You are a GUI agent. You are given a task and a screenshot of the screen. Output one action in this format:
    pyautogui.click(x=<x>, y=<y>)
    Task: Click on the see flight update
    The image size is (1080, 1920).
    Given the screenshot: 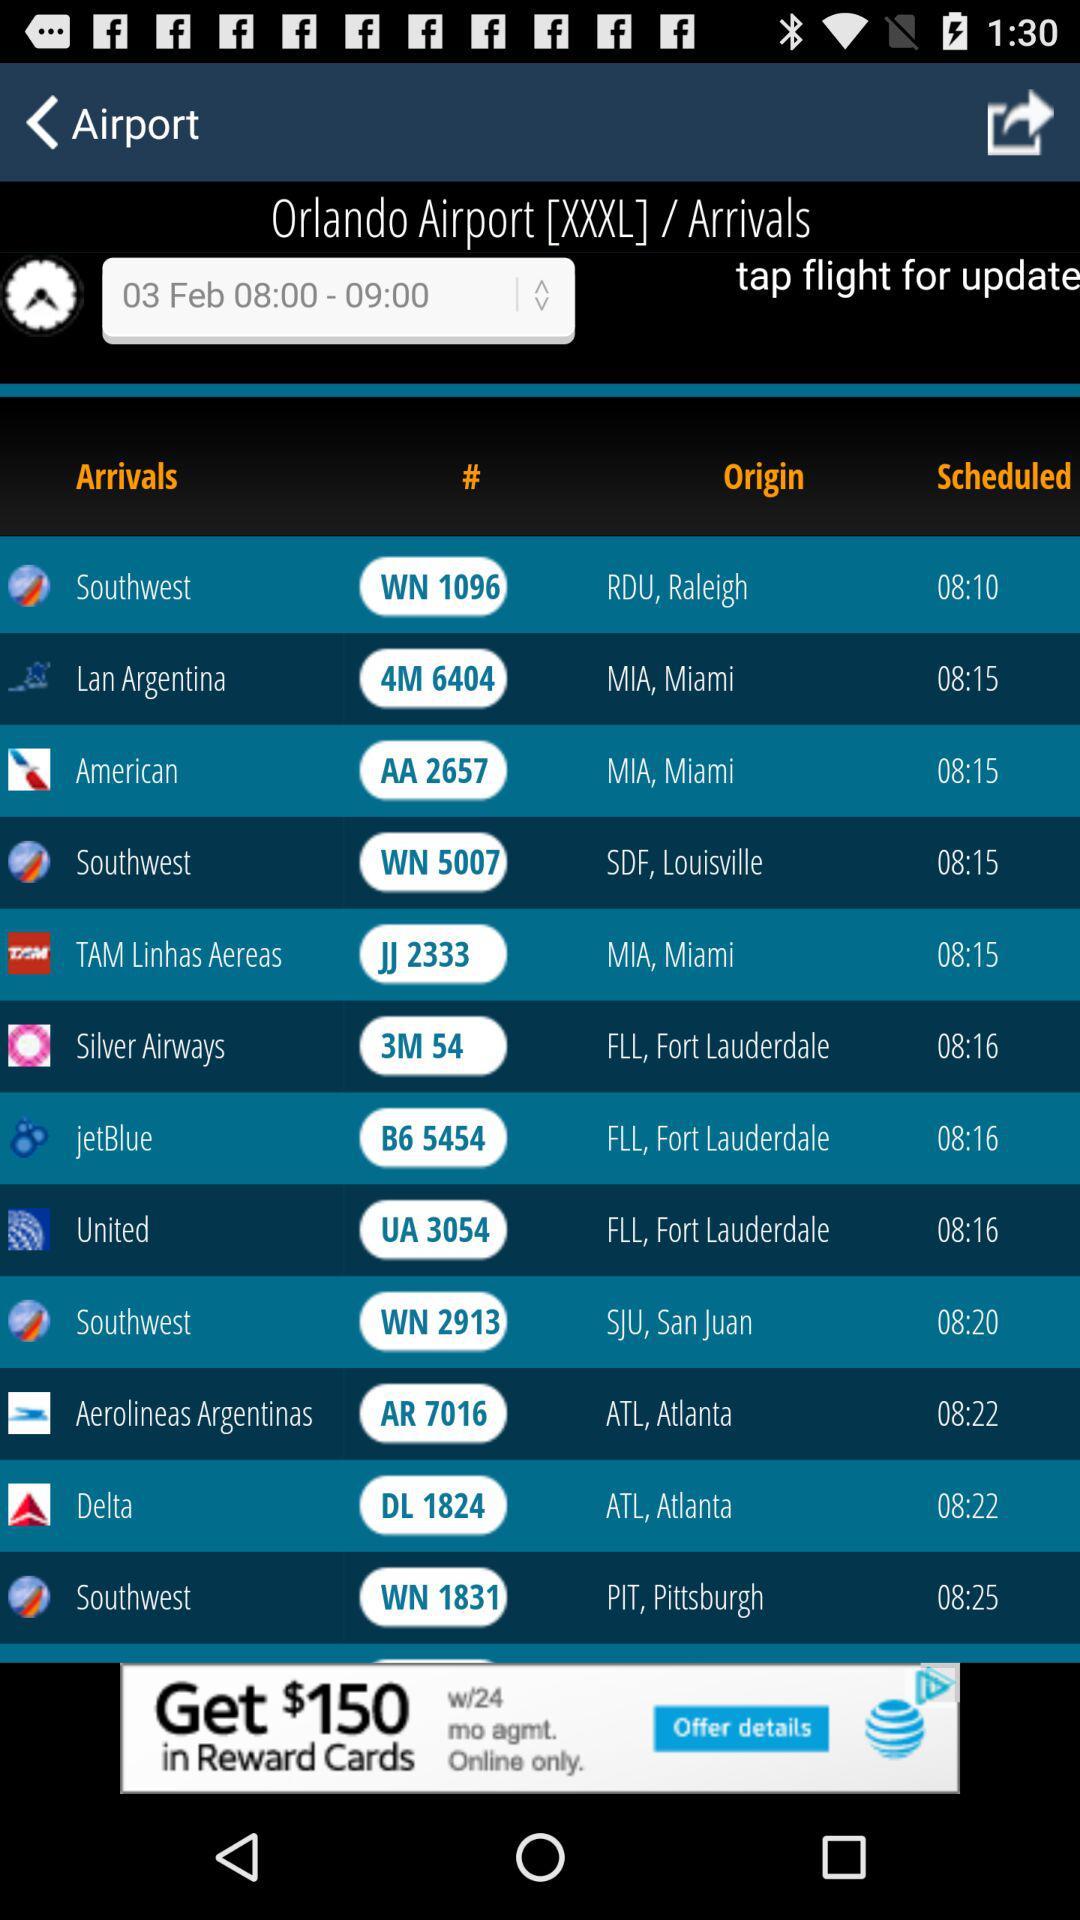 What is the action you would take?
    pyautogui.click(x=540, y=921)
    